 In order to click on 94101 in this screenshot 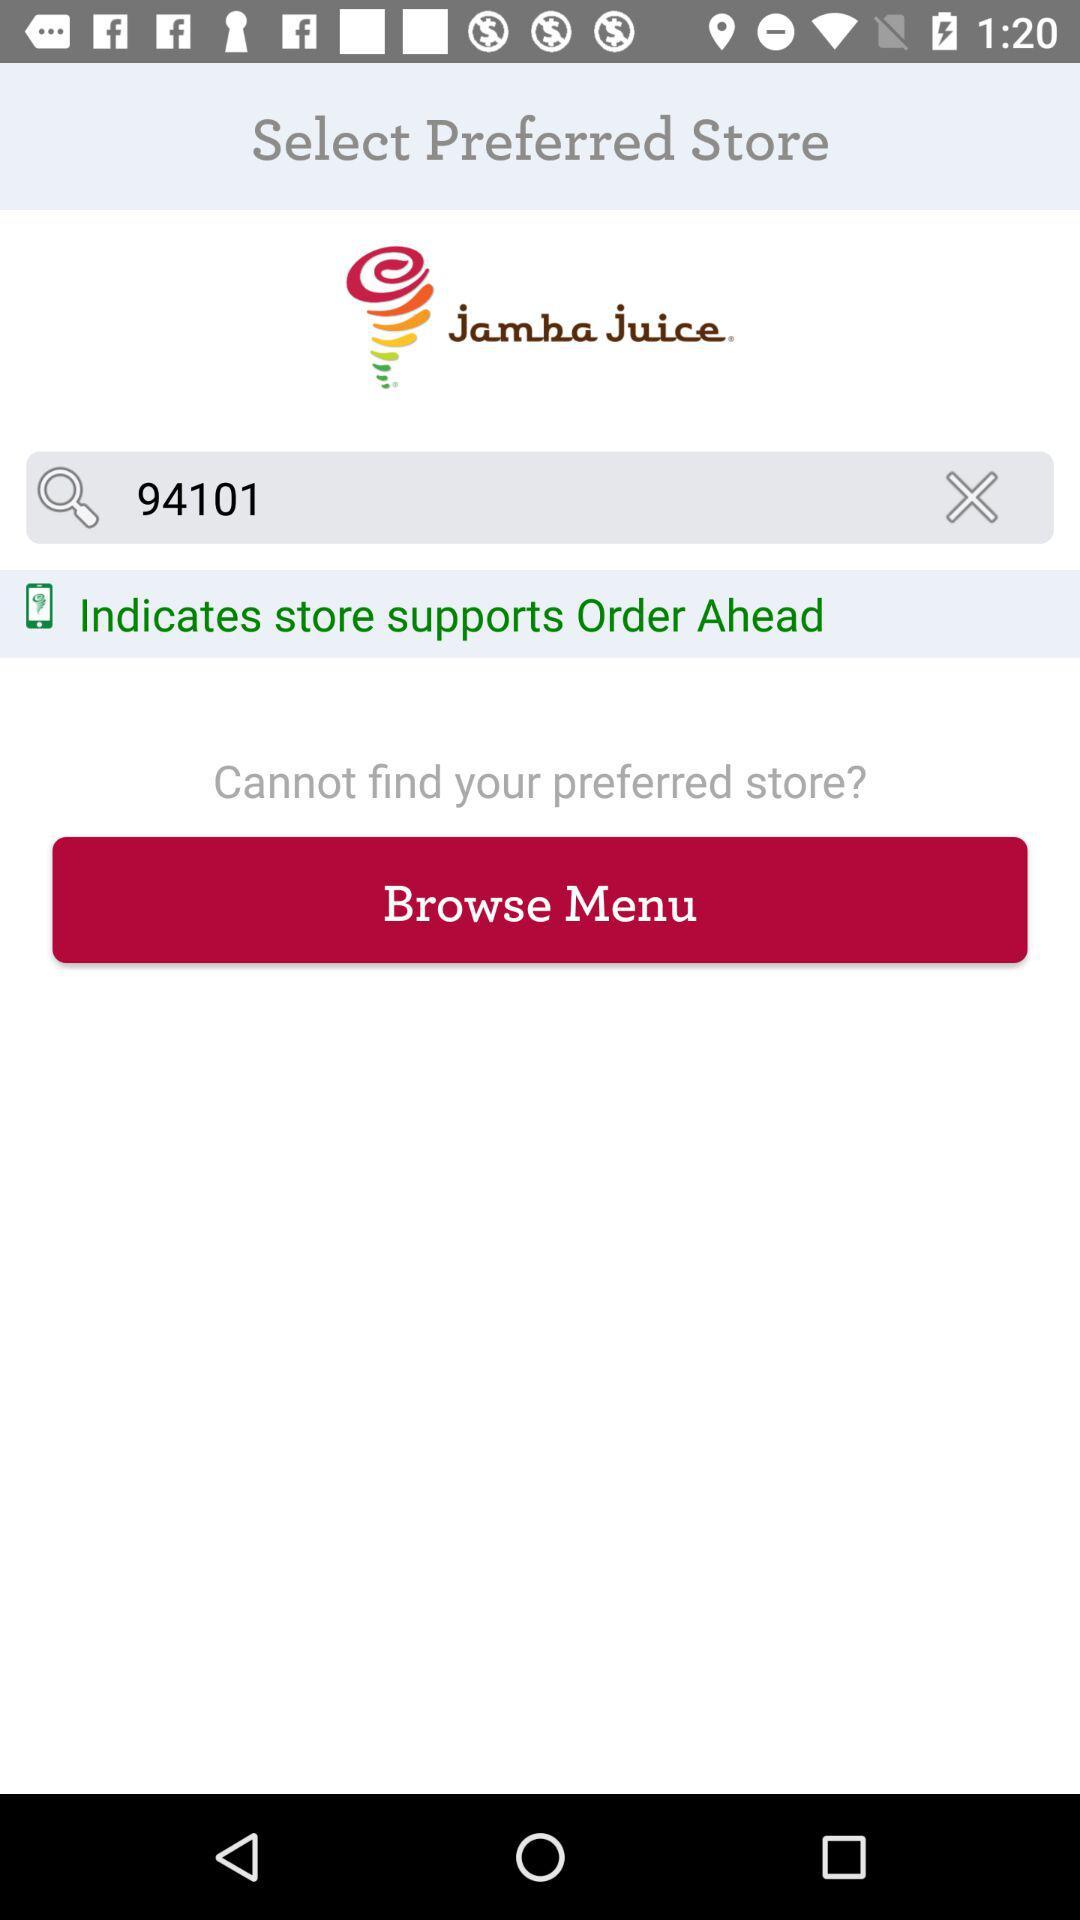, I will do `click(540, 497)`.